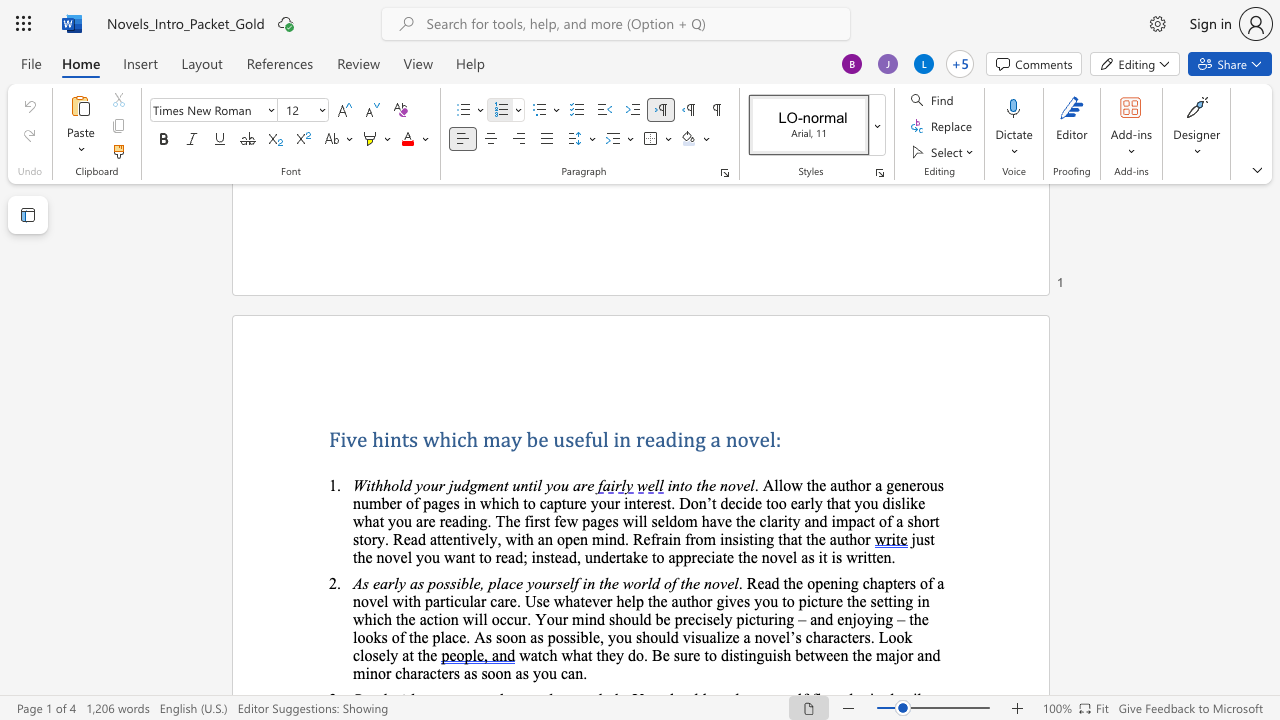 This screenshot has width=1280, height=720. What do you see at coordinates (449, 583) in the screenshot?
I see `the space between the continuous character "s" and "s" in the text` at bounding box center [449, 583].